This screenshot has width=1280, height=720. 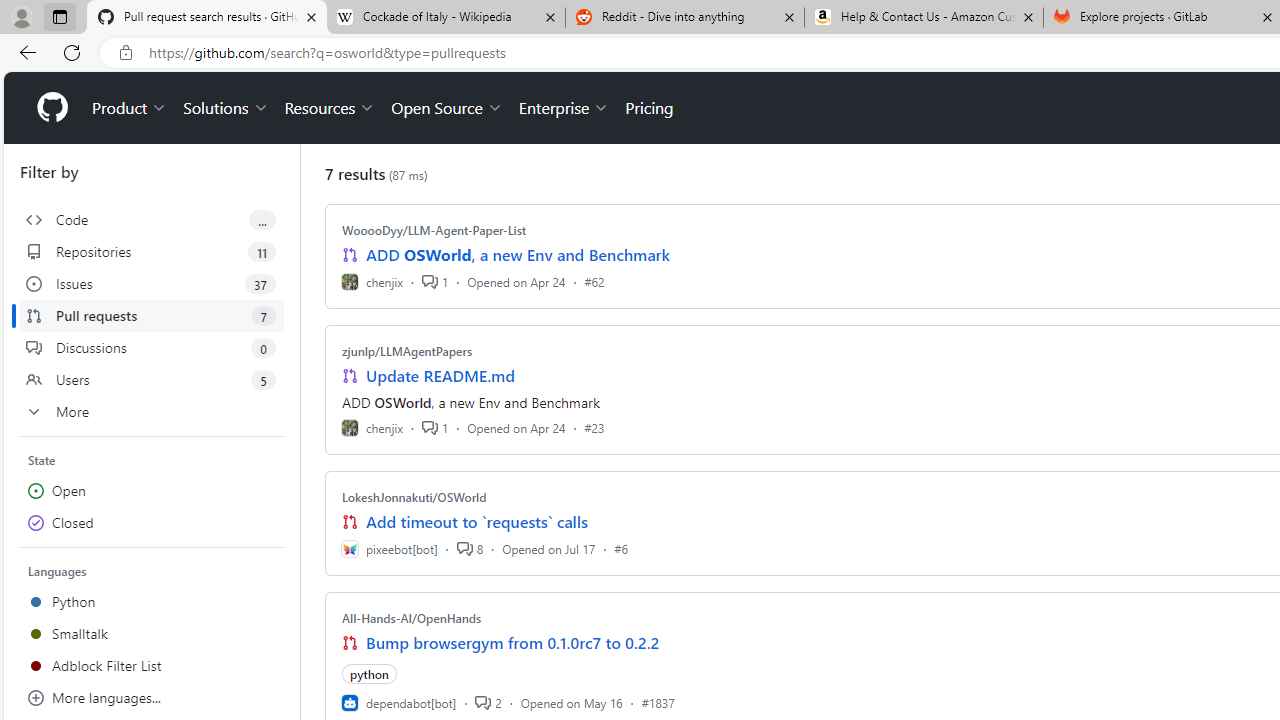 I want to click on 'ADD OSWorld, a new Env and Benchmark', so click(x=517, y=254).